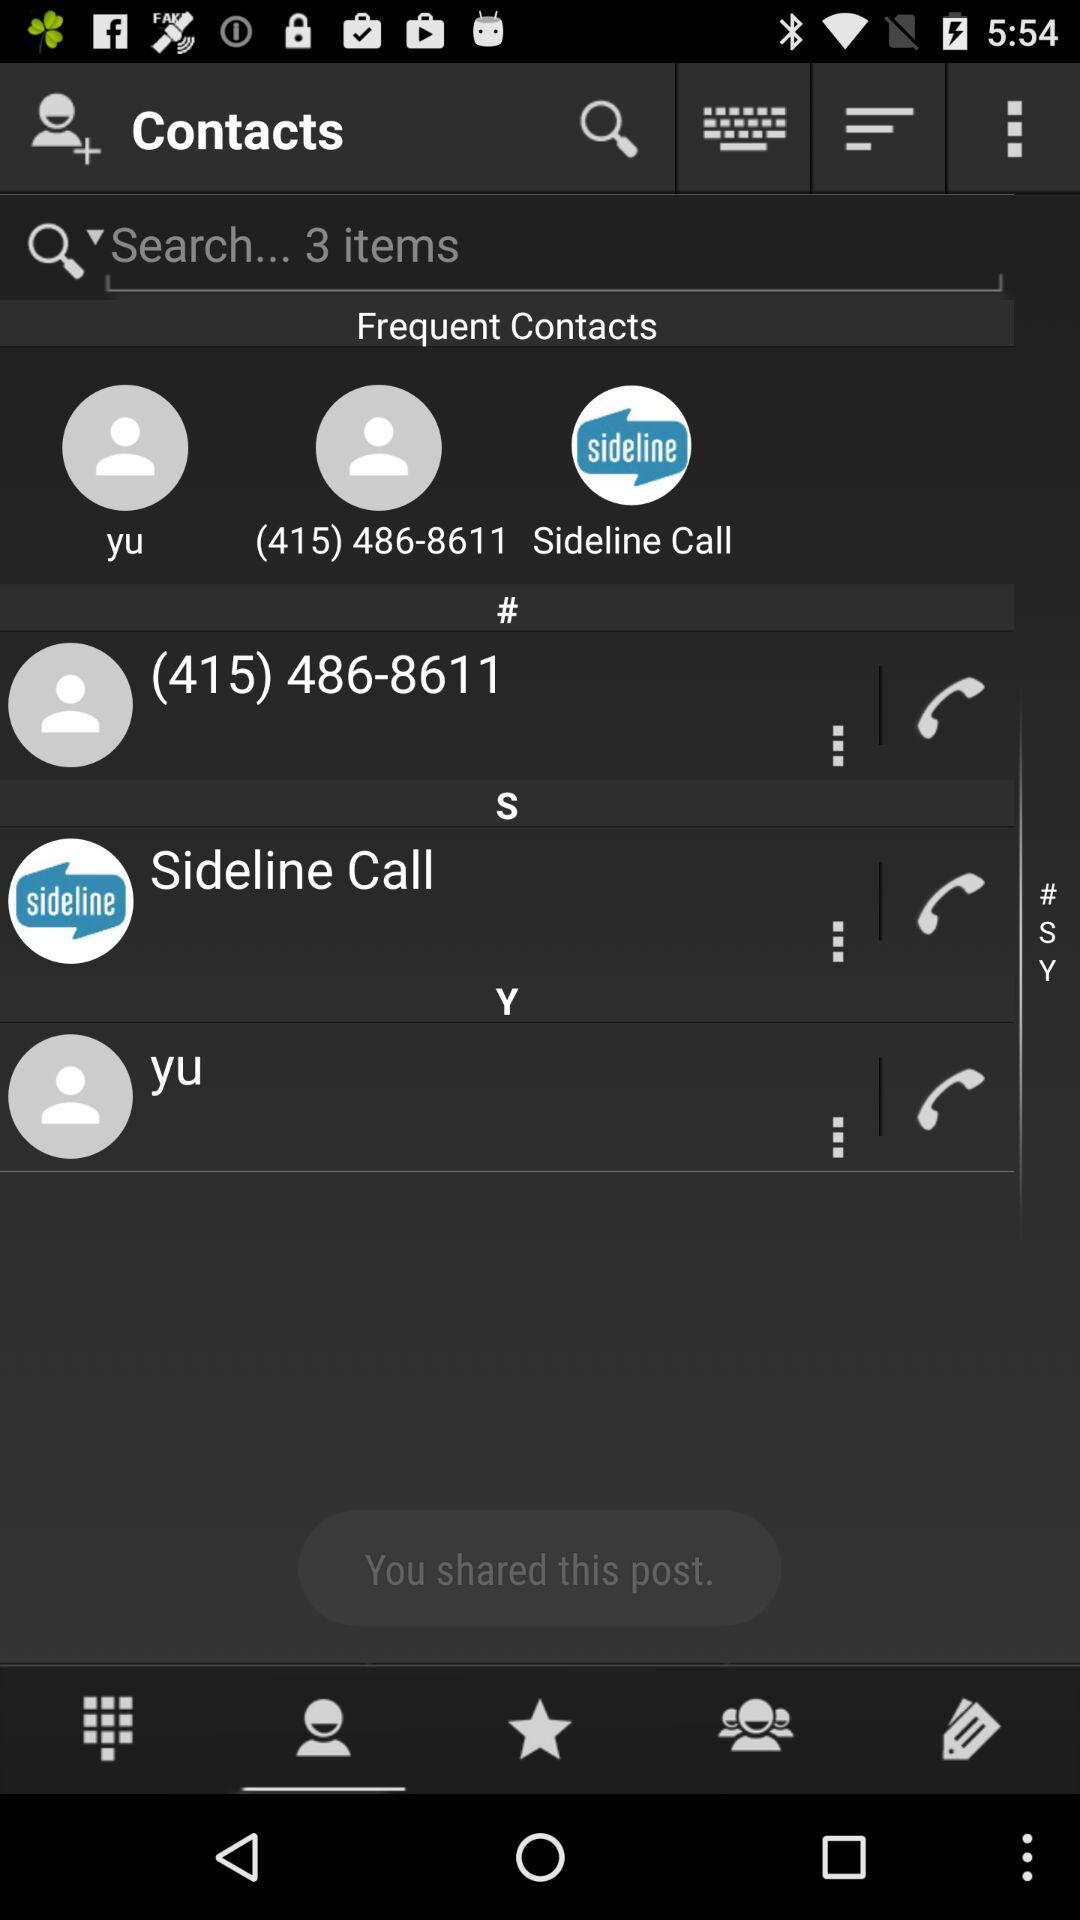 The image size is (1080, 1920). Describe the element at coordinates (64, 127) in the screenshot. I see `contact plus option` at that location.